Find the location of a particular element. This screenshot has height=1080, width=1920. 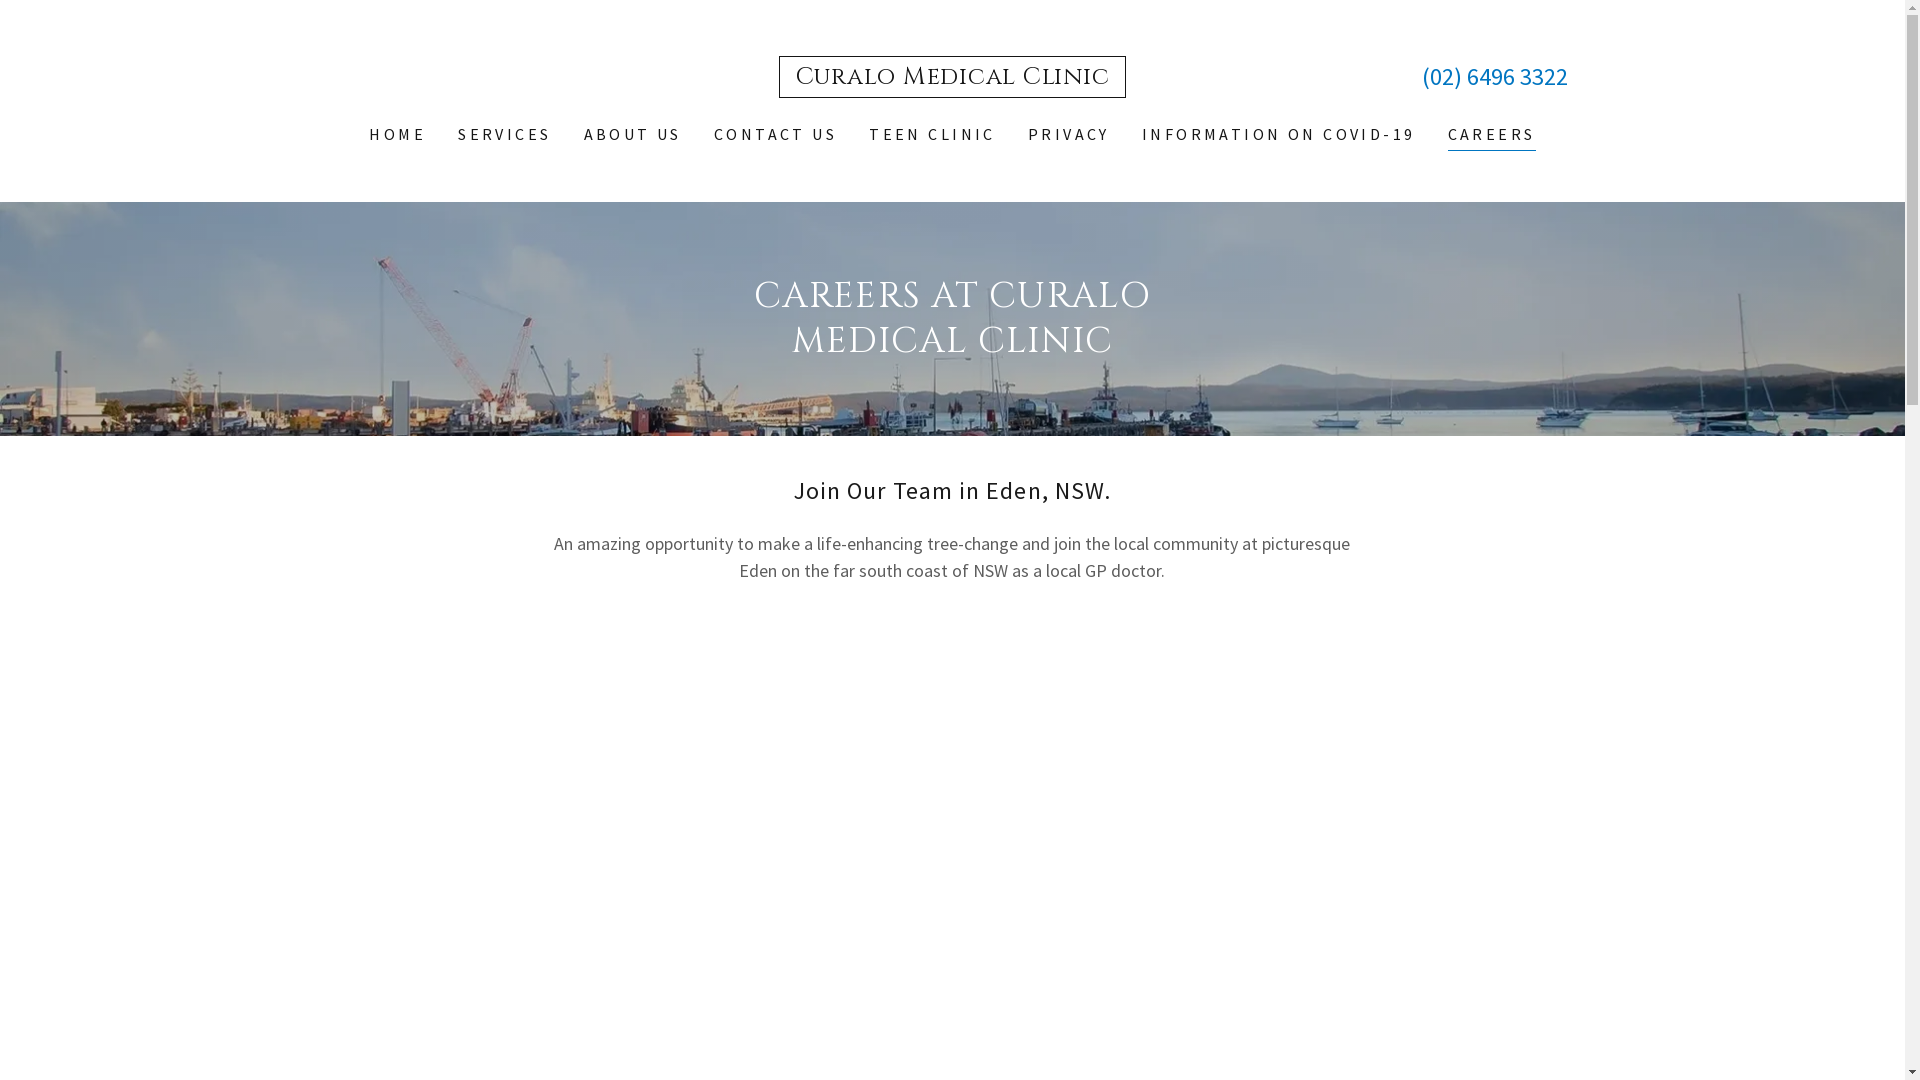

'PRIVACY' is located at coordinates (1068, 134).